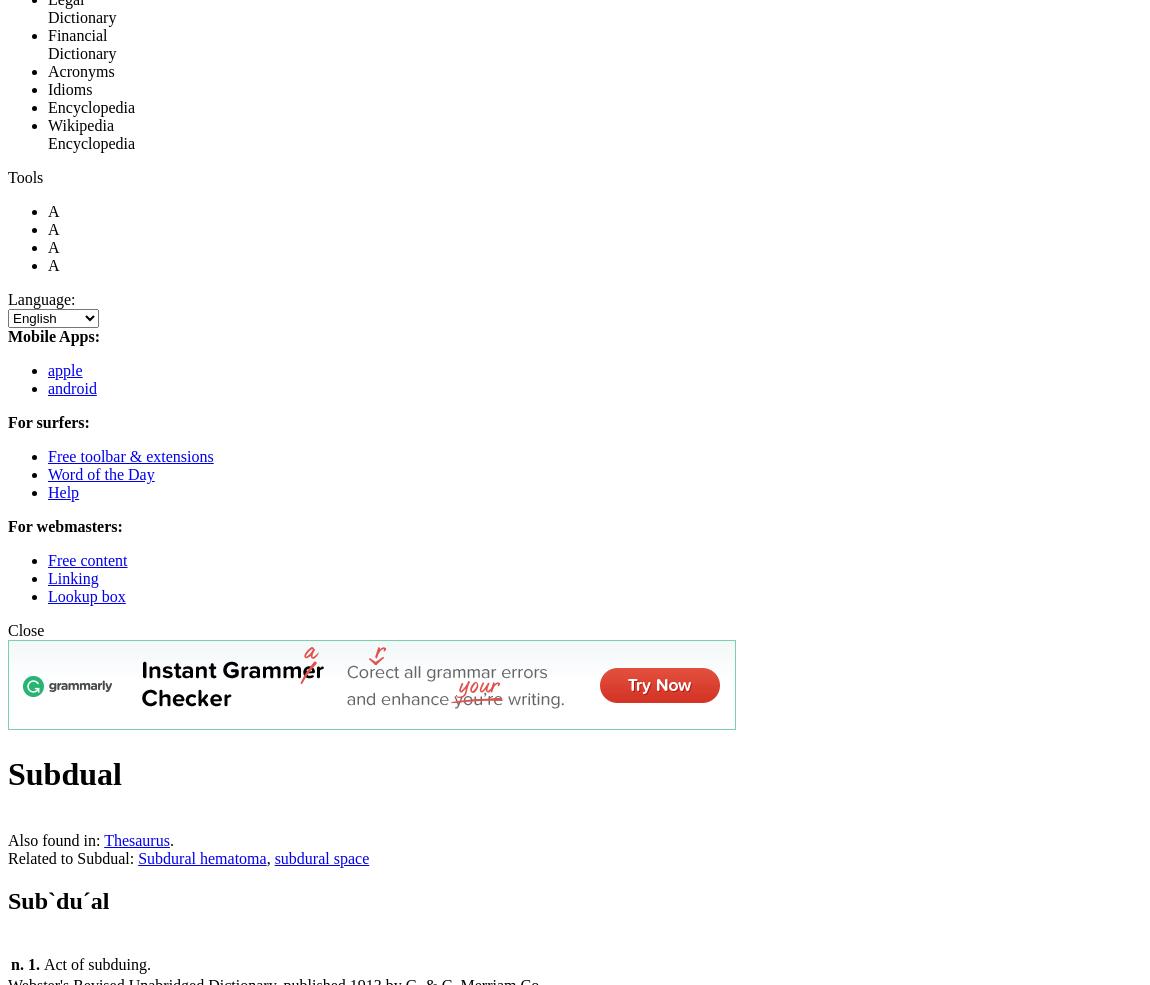 The width and height of the screenshot is (1150, 985). I want to click on 'Free content', so click(86, 560).